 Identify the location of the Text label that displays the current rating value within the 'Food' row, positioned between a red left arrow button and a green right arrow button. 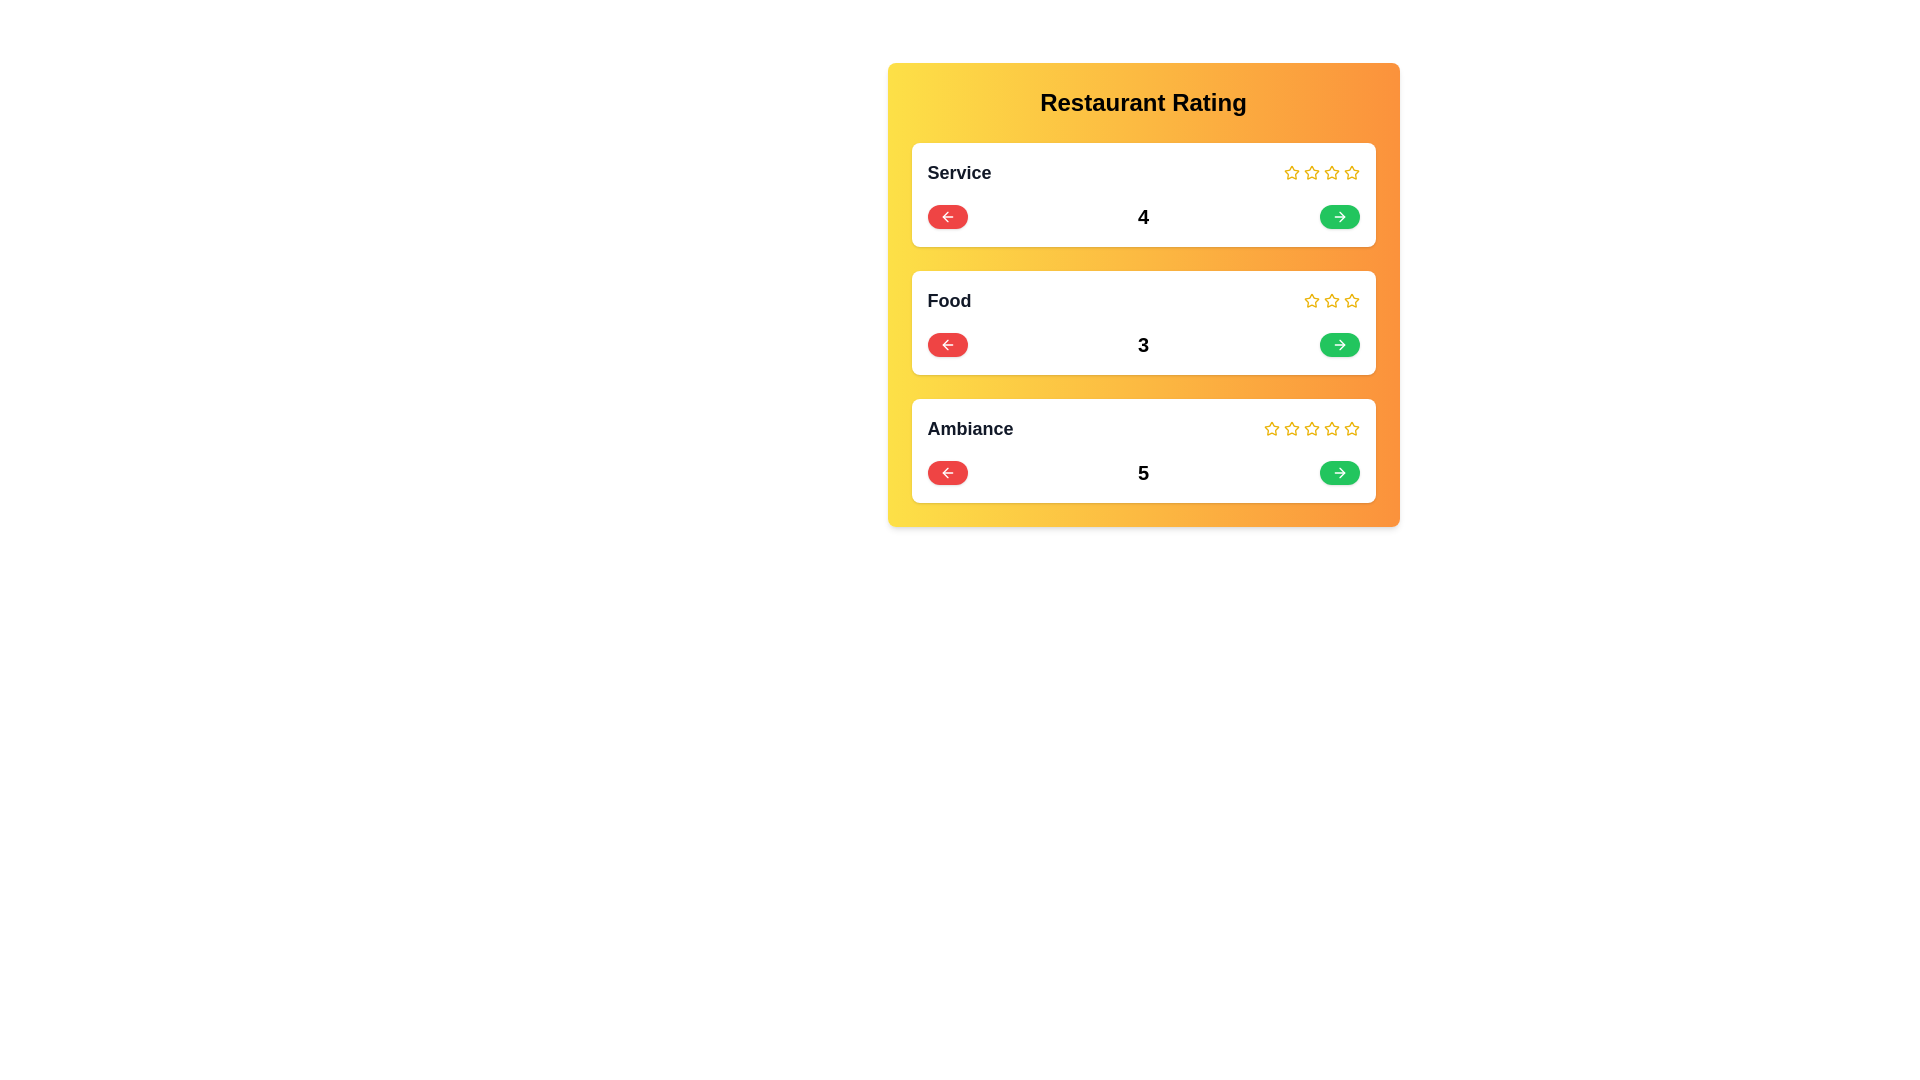
(1143, 343).